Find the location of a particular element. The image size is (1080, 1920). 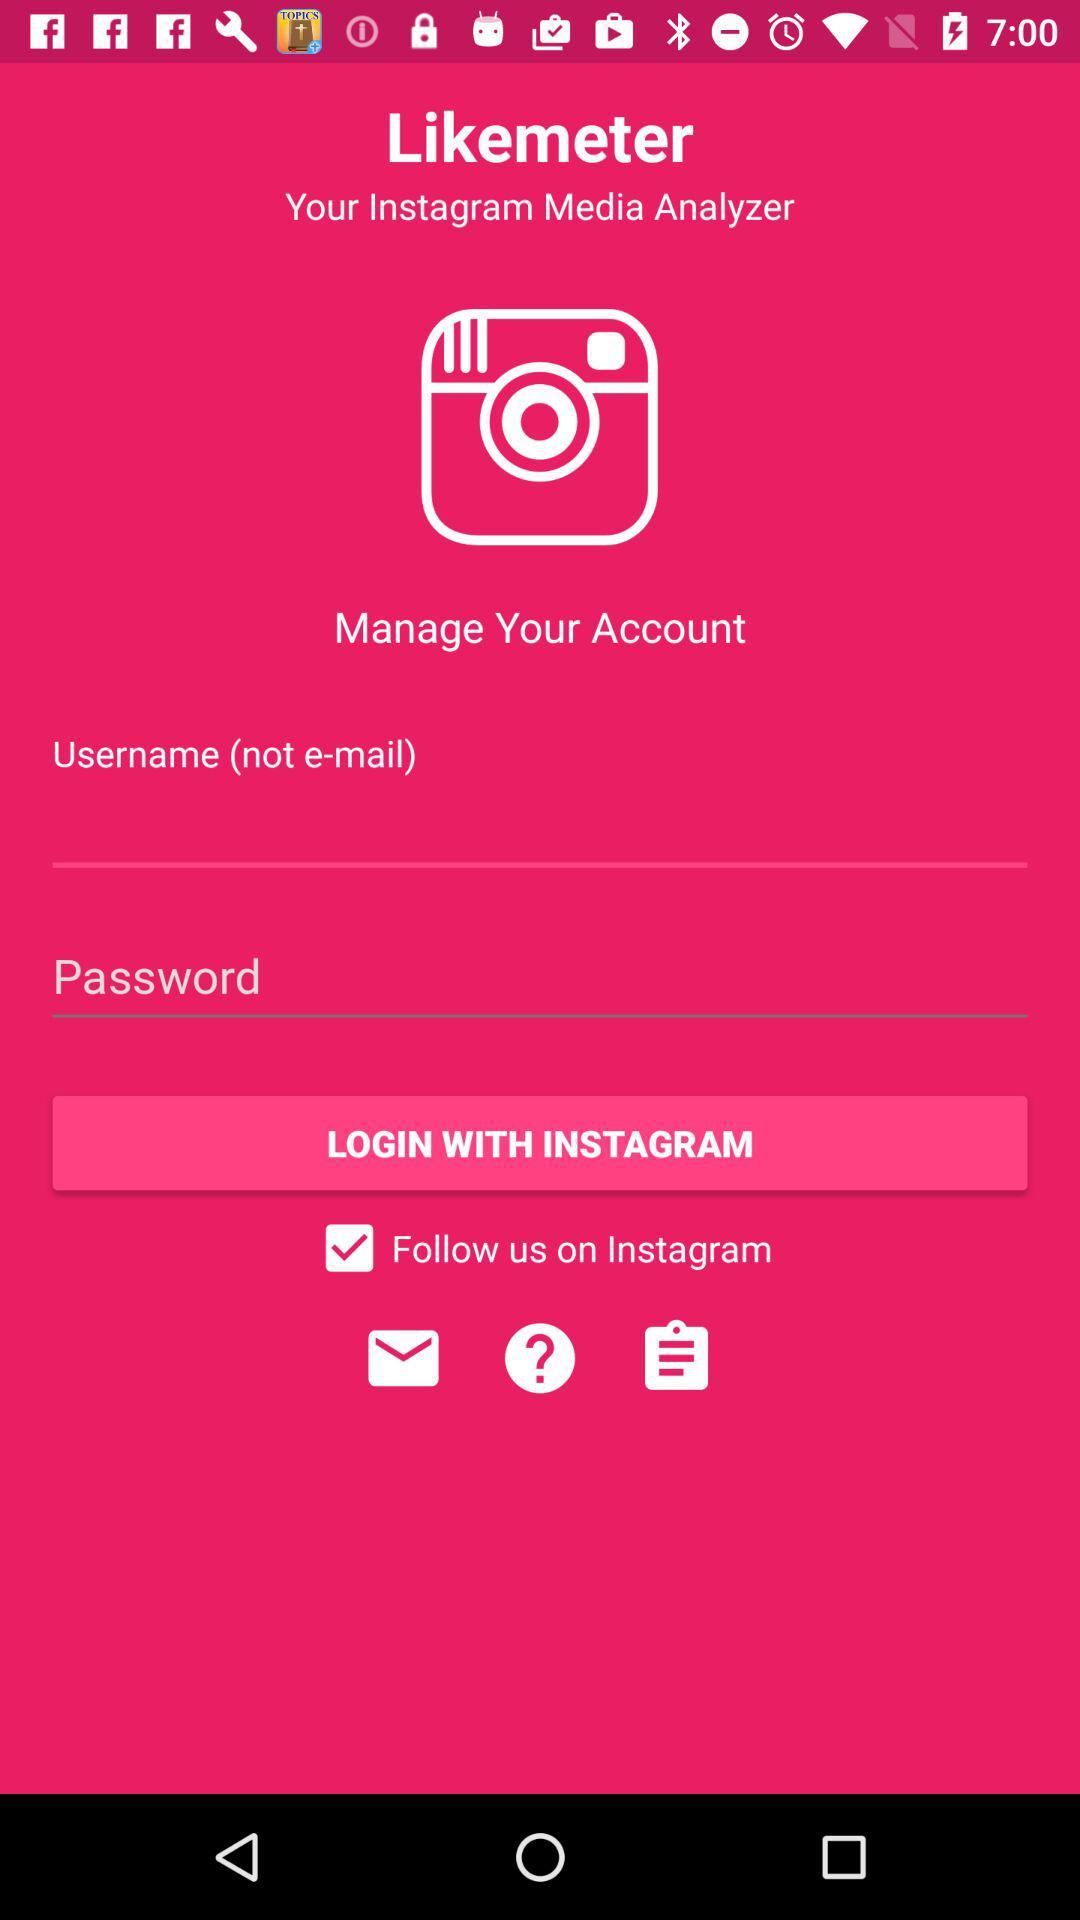

icon below follow us on item is located at coordinates (540, 1358).